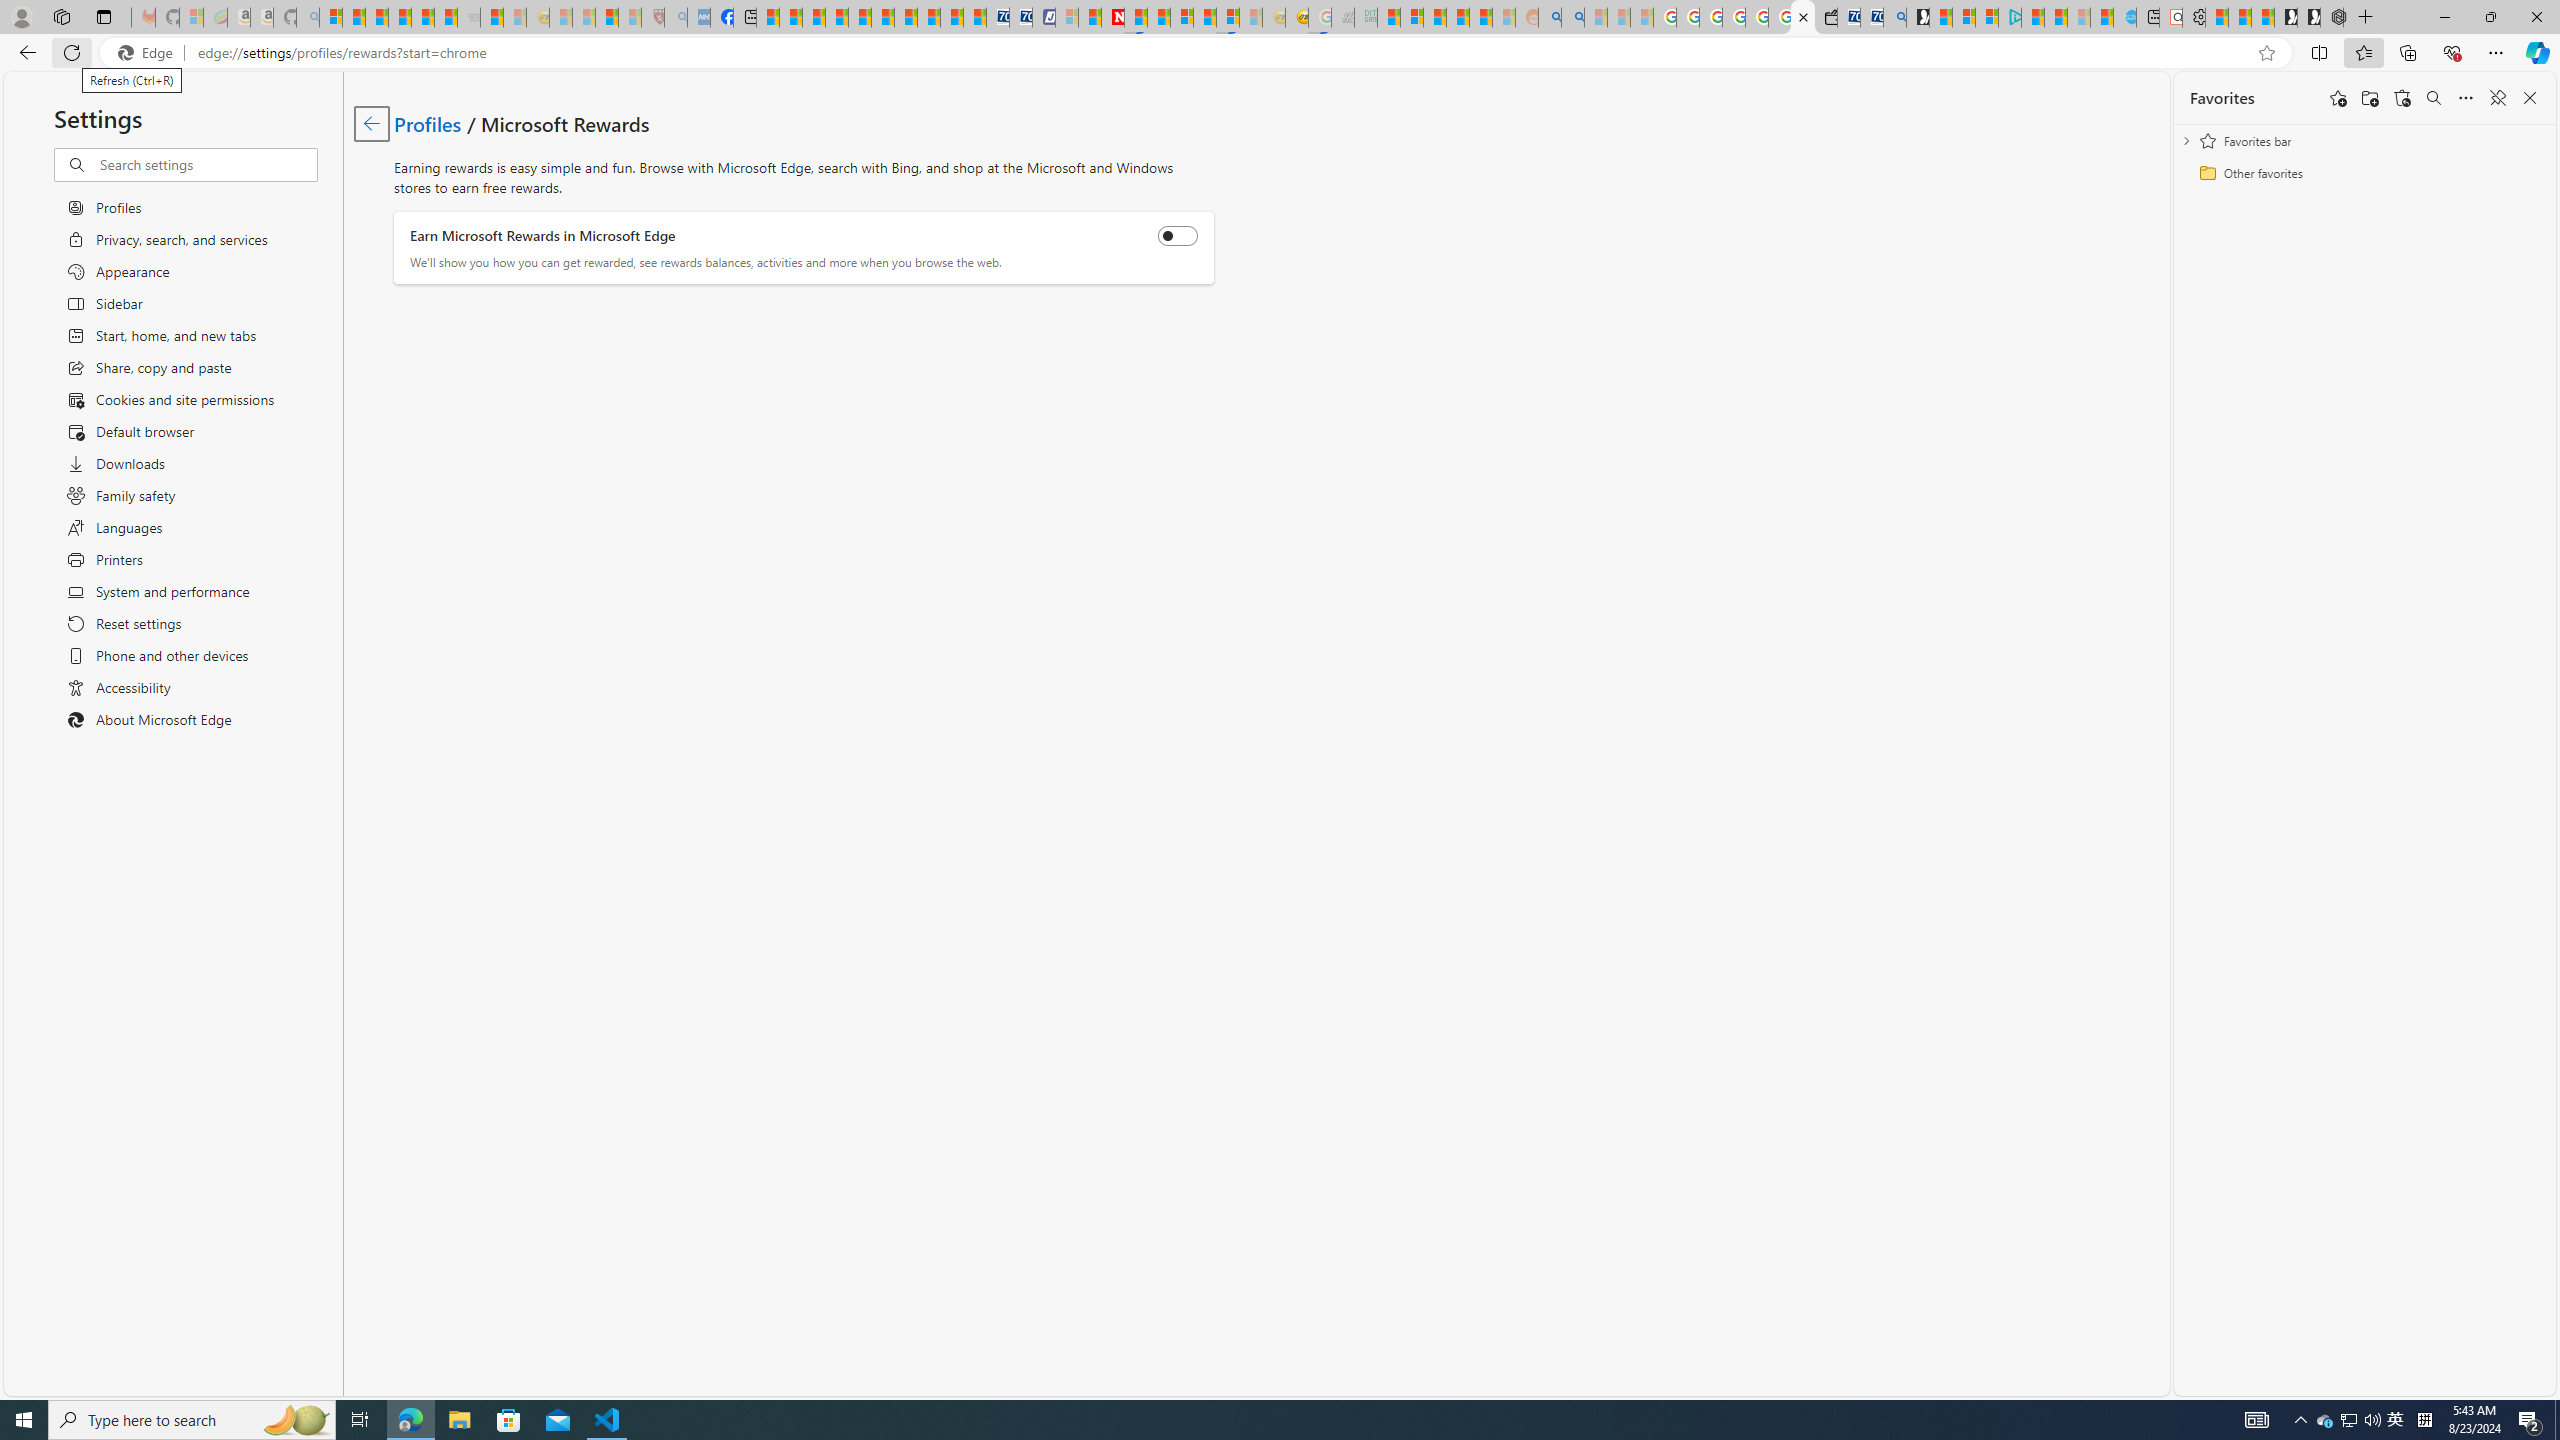 This screenshot has width=2560, height=1440. What do you see at coordinates (375, 16) in the screenshot?
I see `'The Weather Channel - MSN'` at bounding box center [375, 16].